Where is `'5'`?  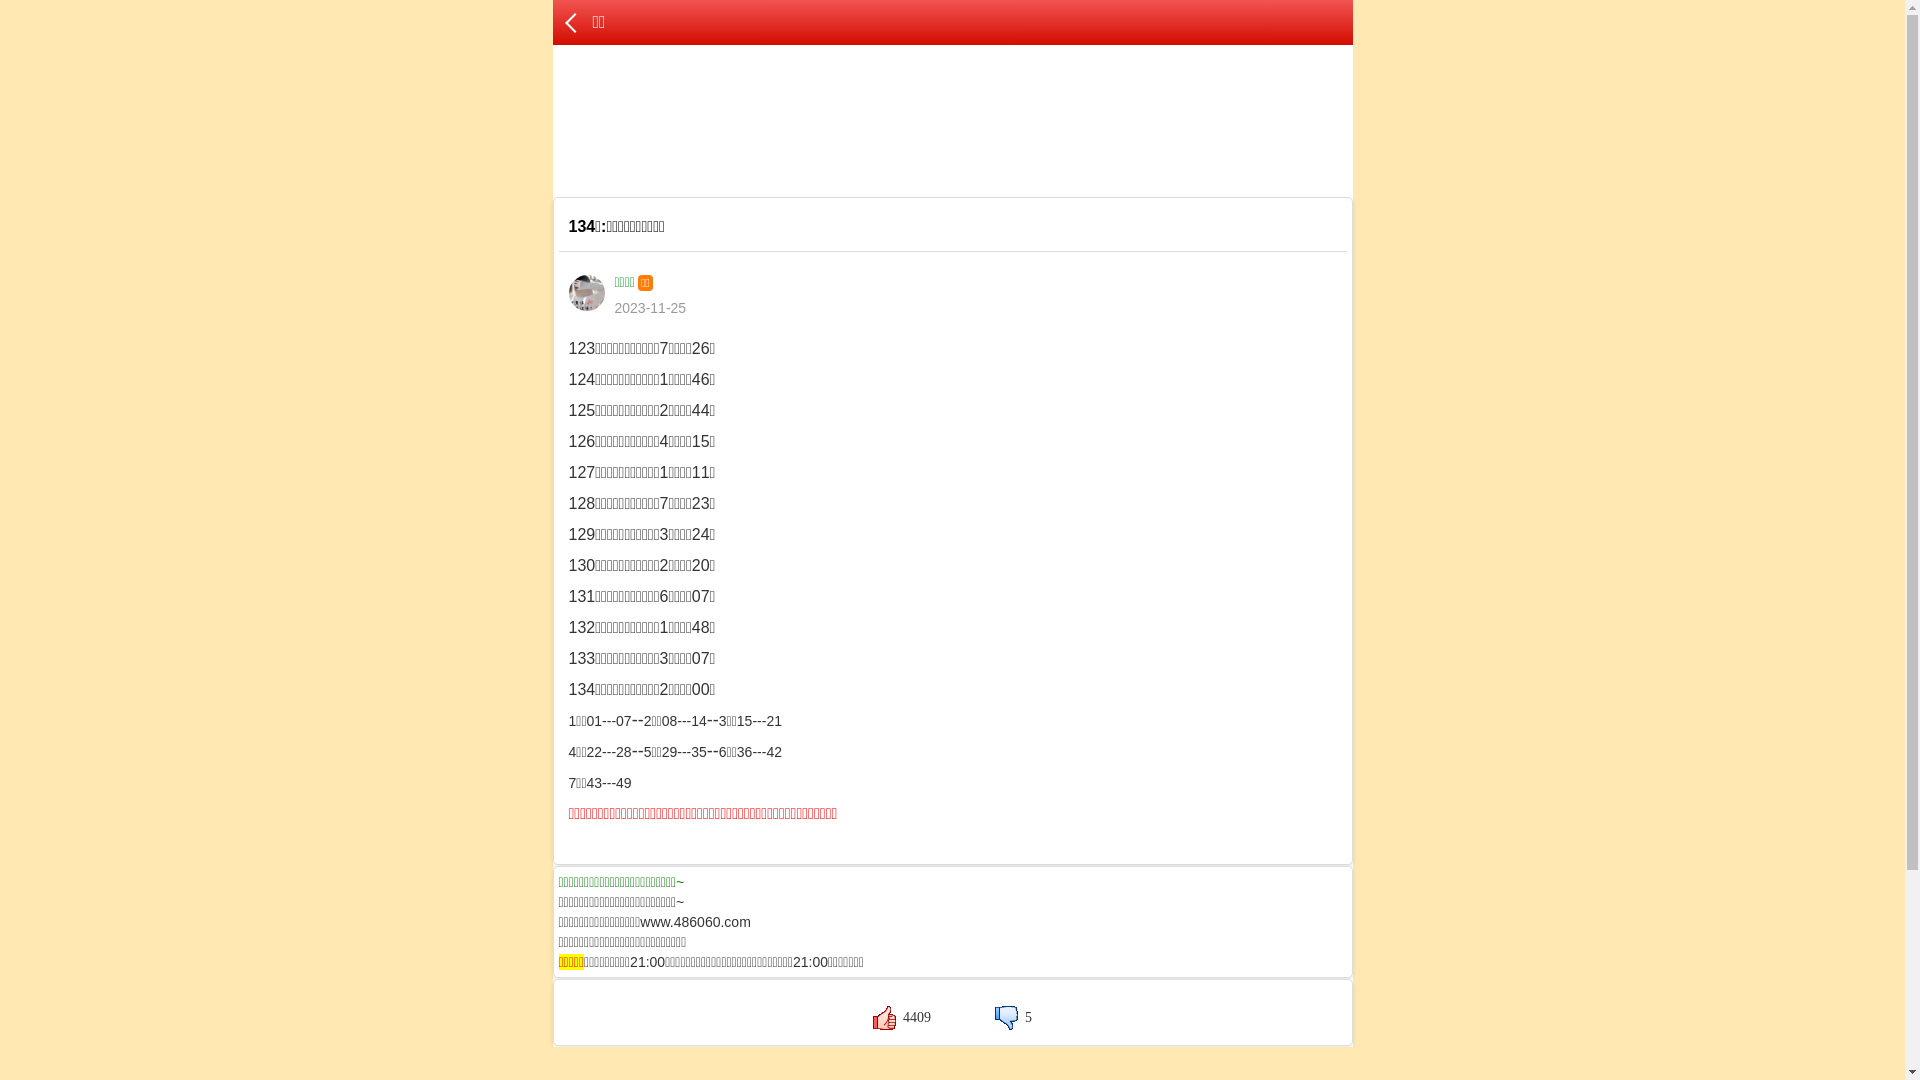
'5' is located at coordinates (1013, 1017).